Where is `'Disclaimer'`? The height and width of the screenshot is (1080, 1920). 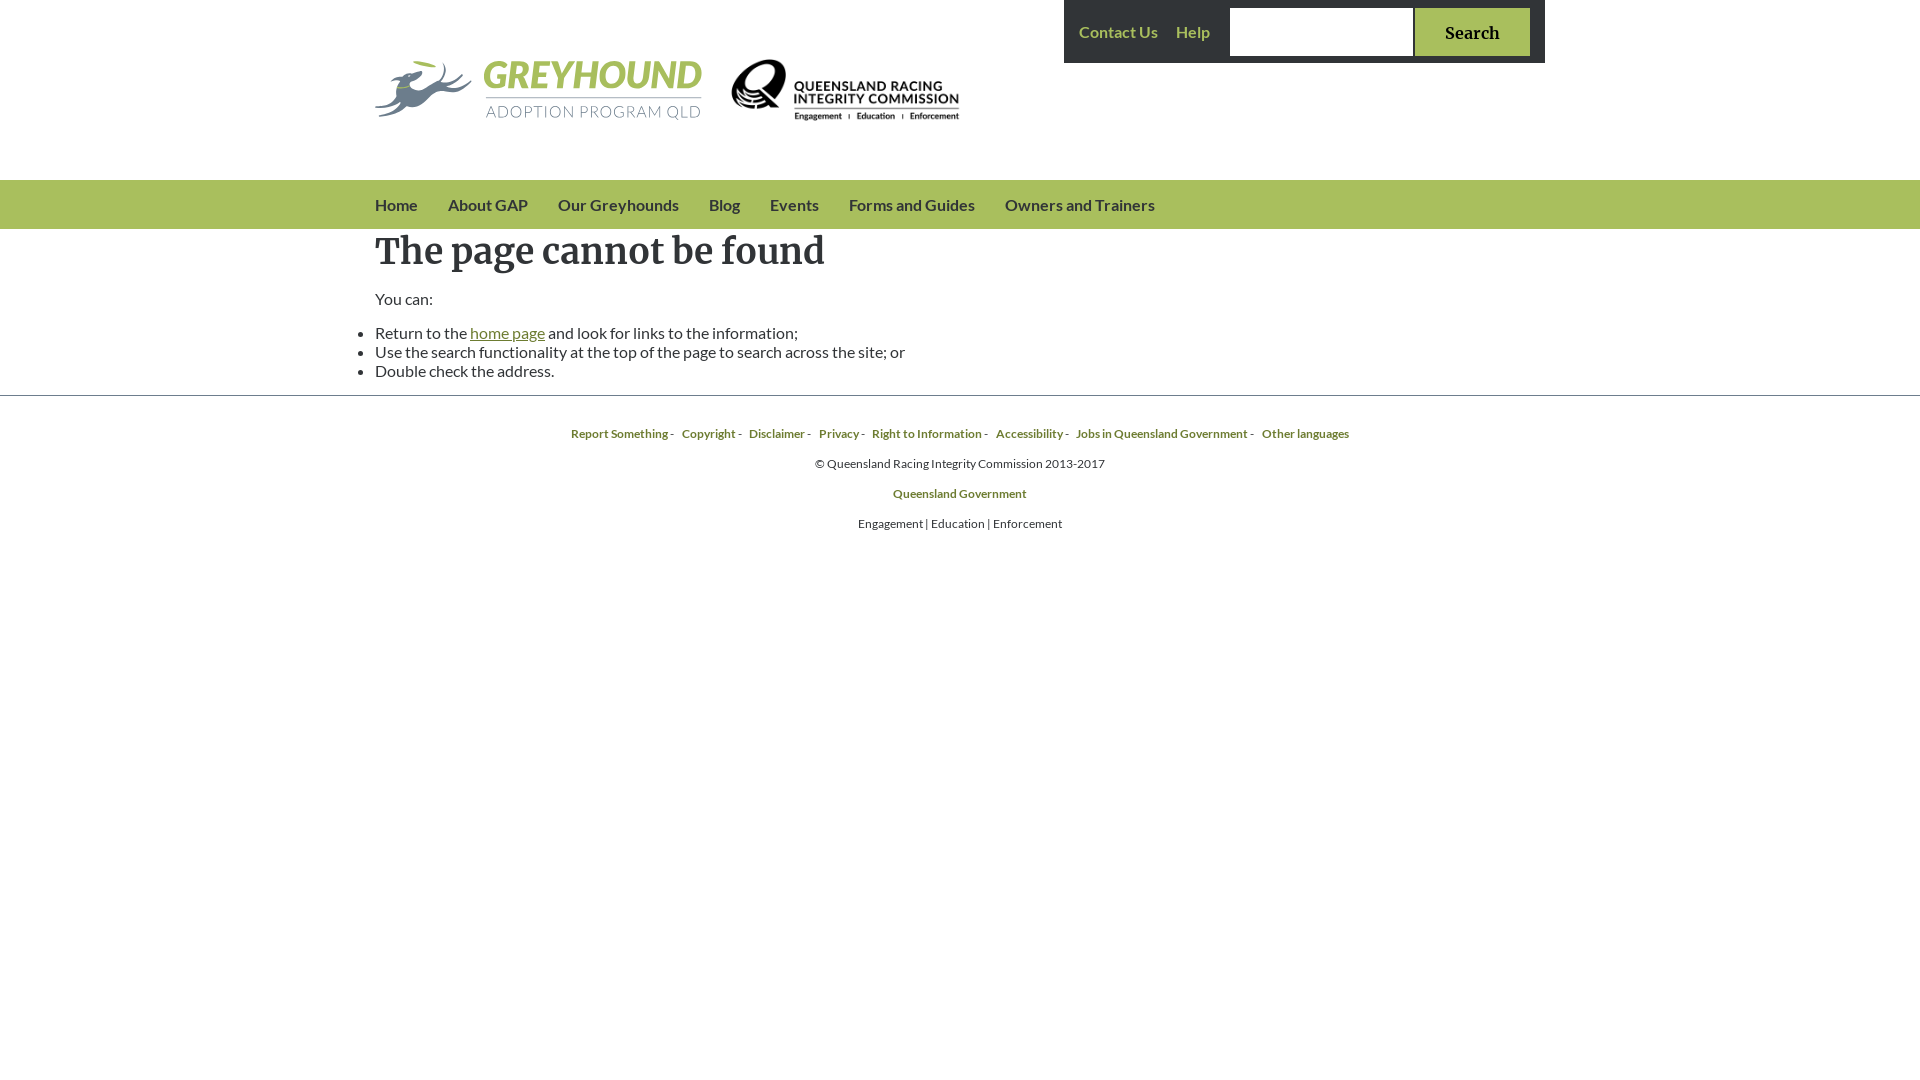
'Disclaimer' is located at coordinates (776, 432).